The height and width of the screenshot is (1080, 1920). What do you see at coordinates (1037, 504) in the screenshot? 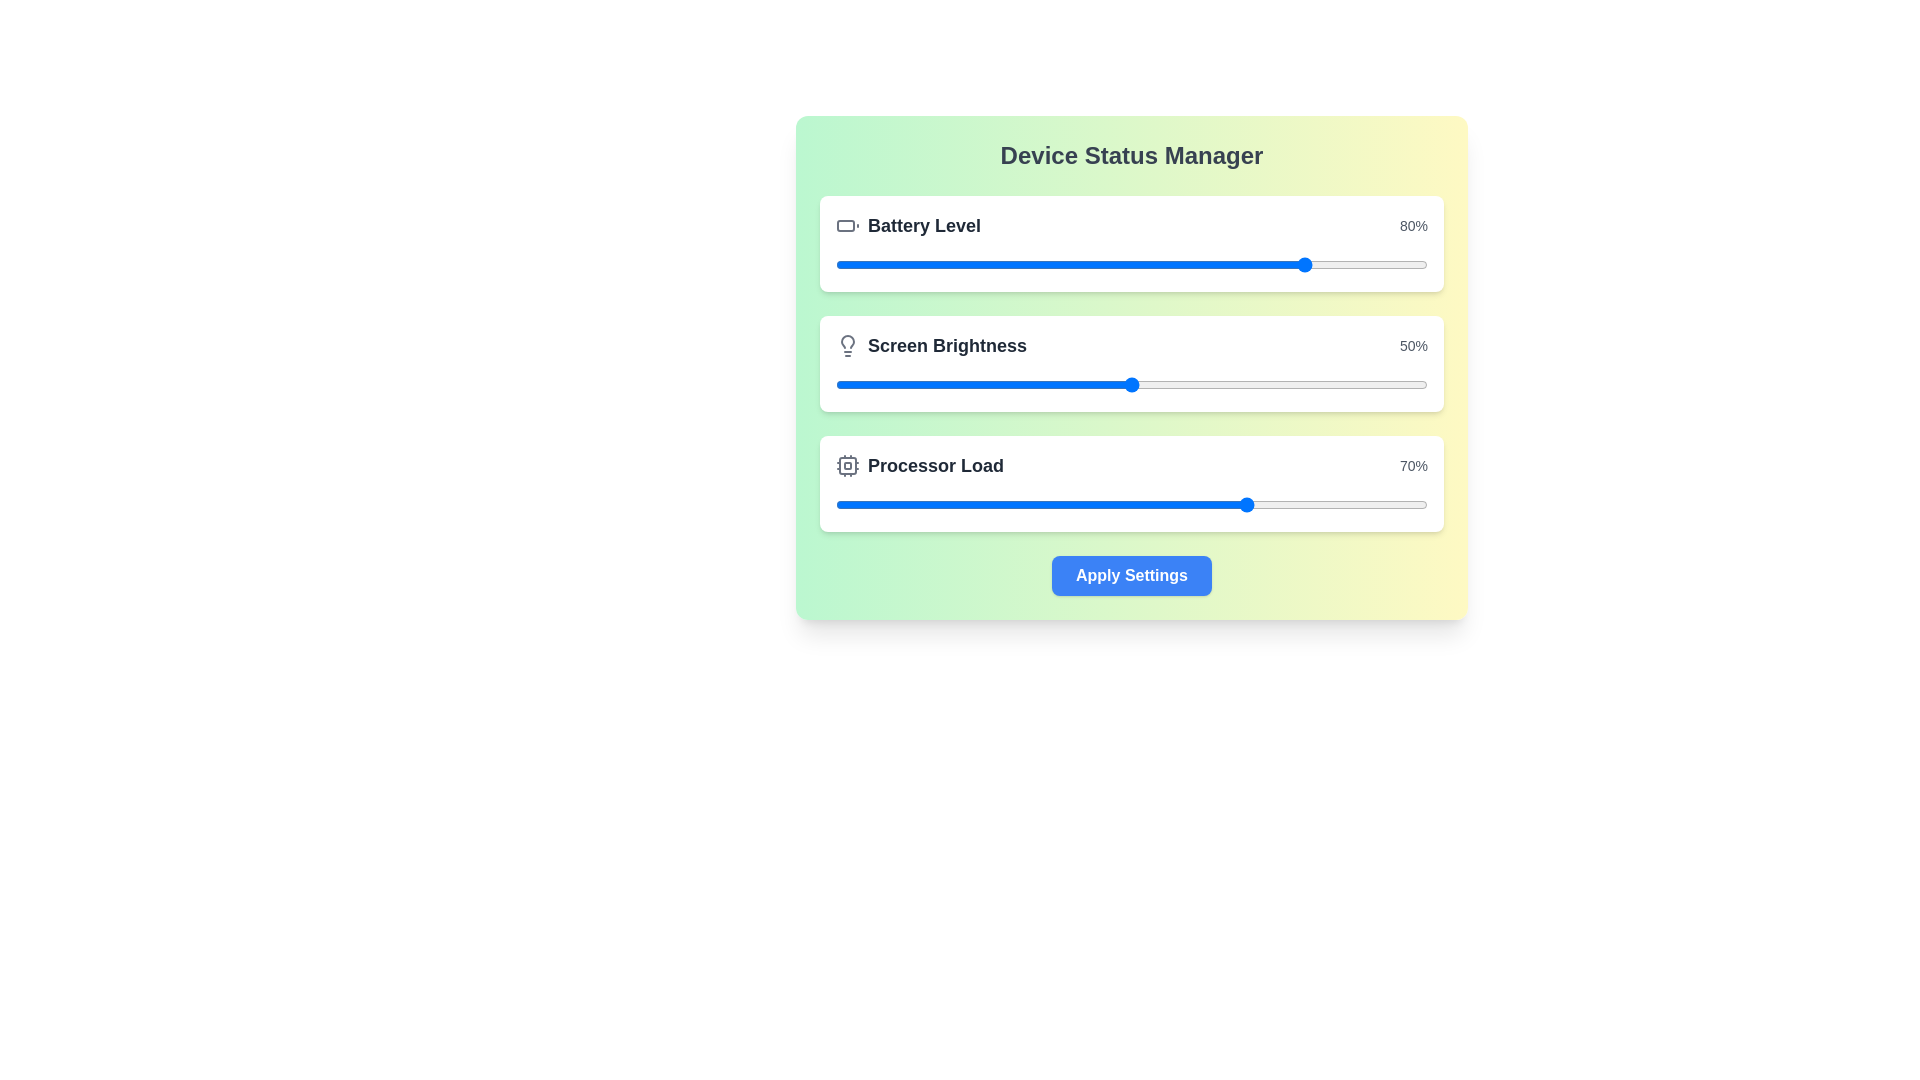
I see `Processor Load slider` at bounding box center [1037, 504].